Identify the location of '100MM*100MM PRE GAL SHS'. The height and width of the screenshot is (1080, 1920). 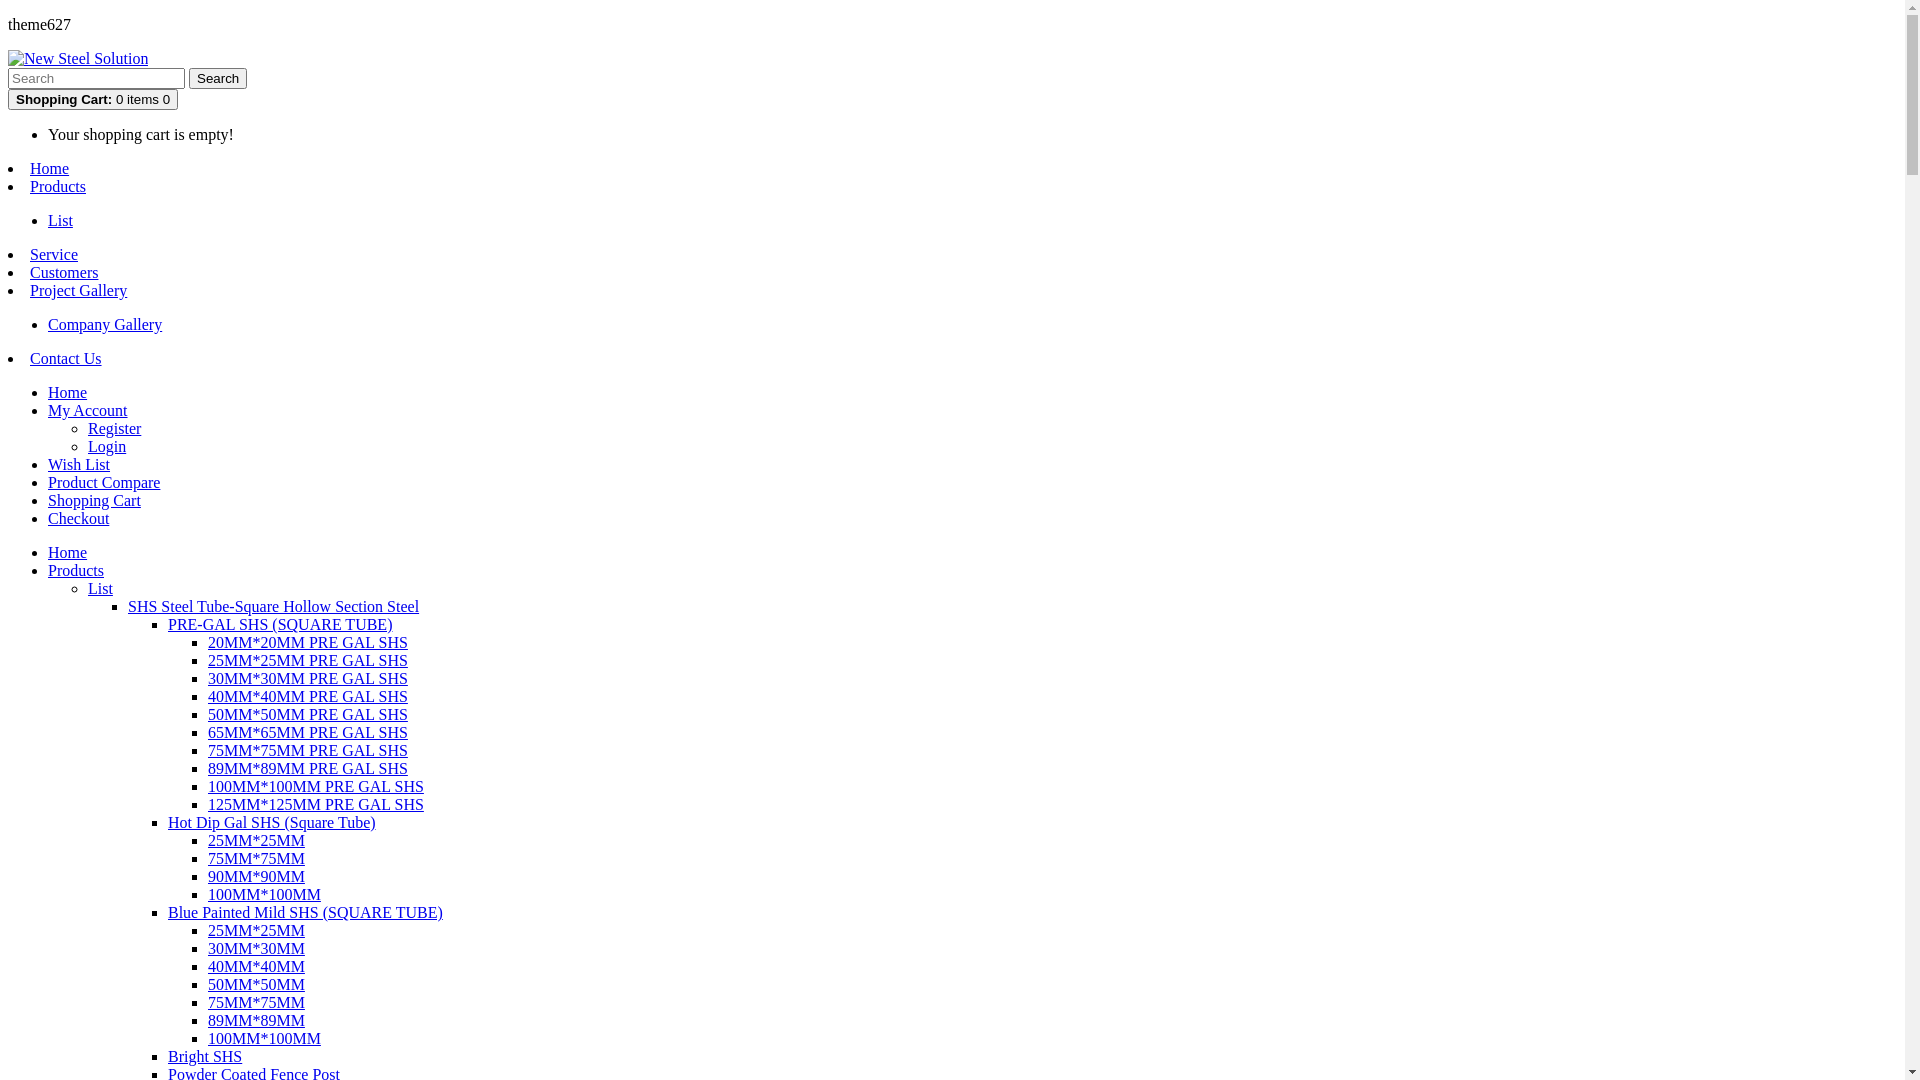
(315, 785).